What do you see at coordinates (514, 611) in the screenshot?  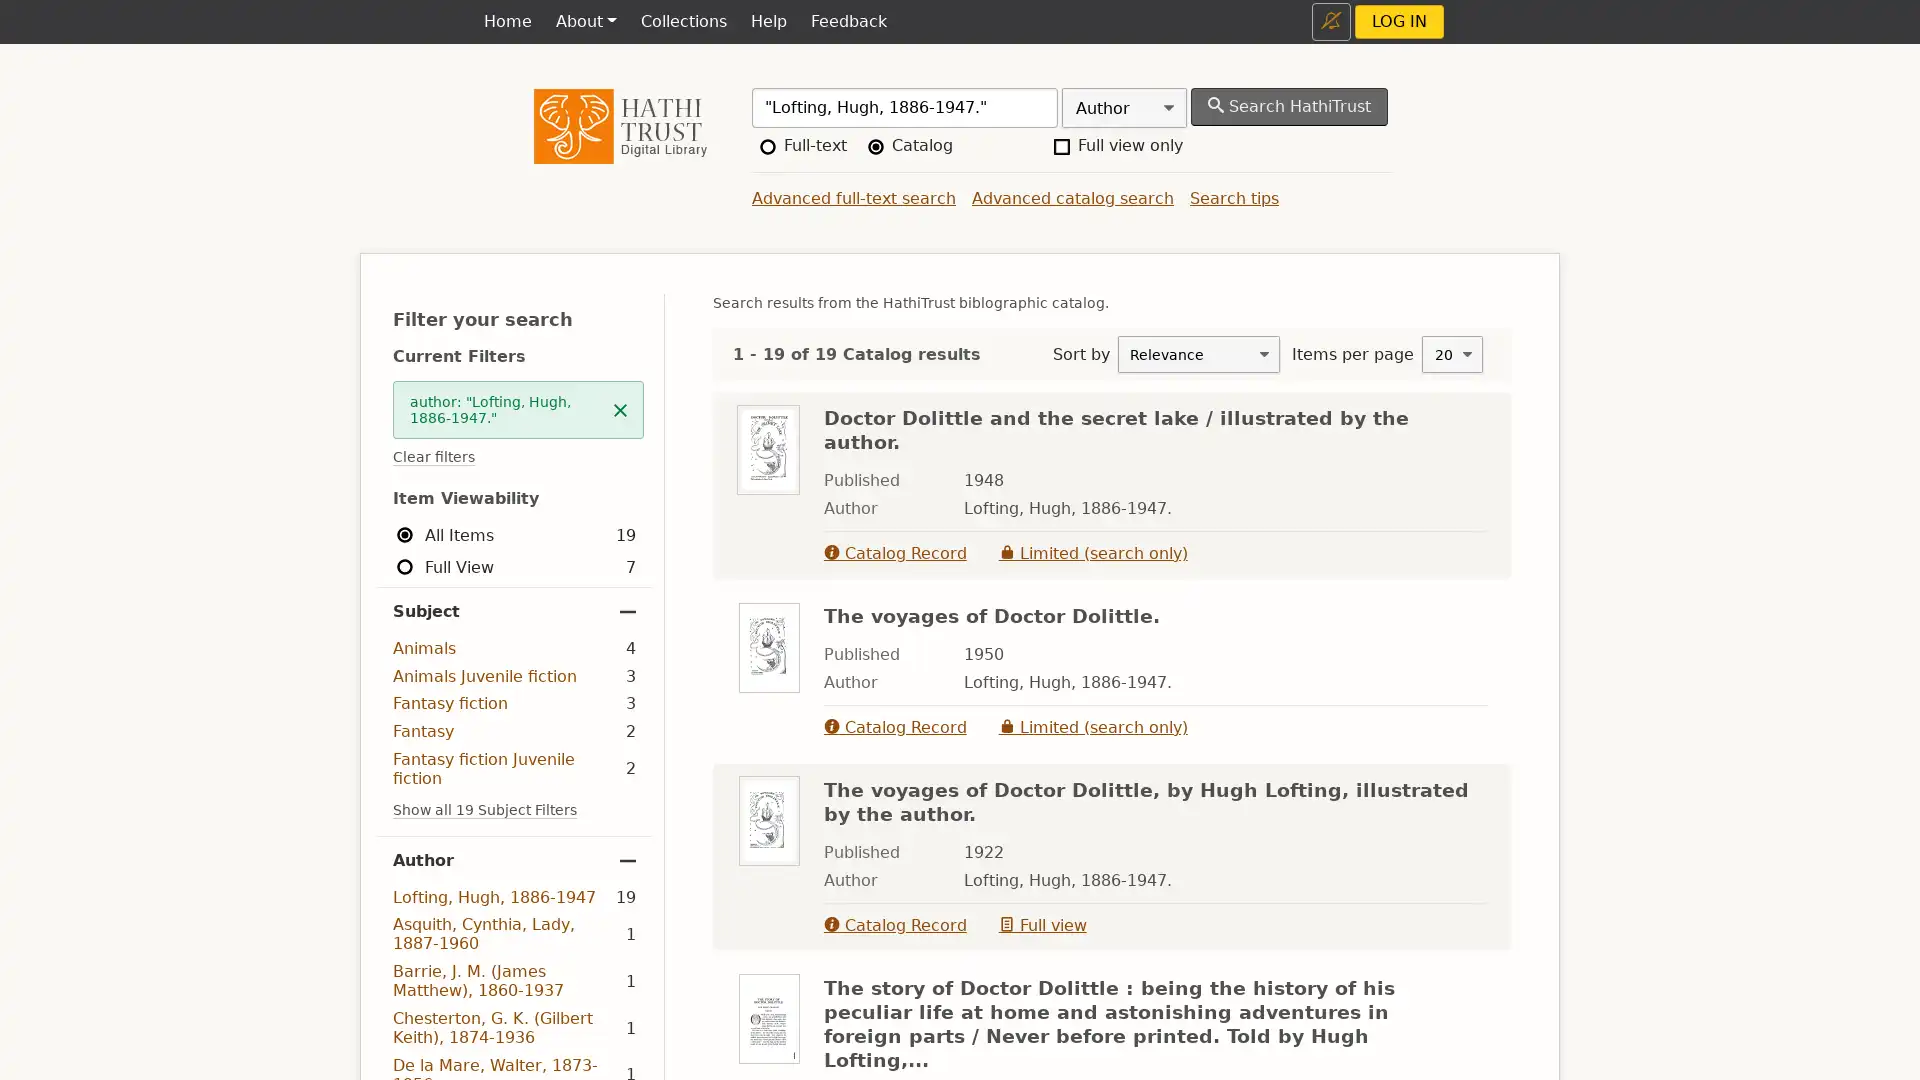 I see `Subject` at bounding box center [514, 611].